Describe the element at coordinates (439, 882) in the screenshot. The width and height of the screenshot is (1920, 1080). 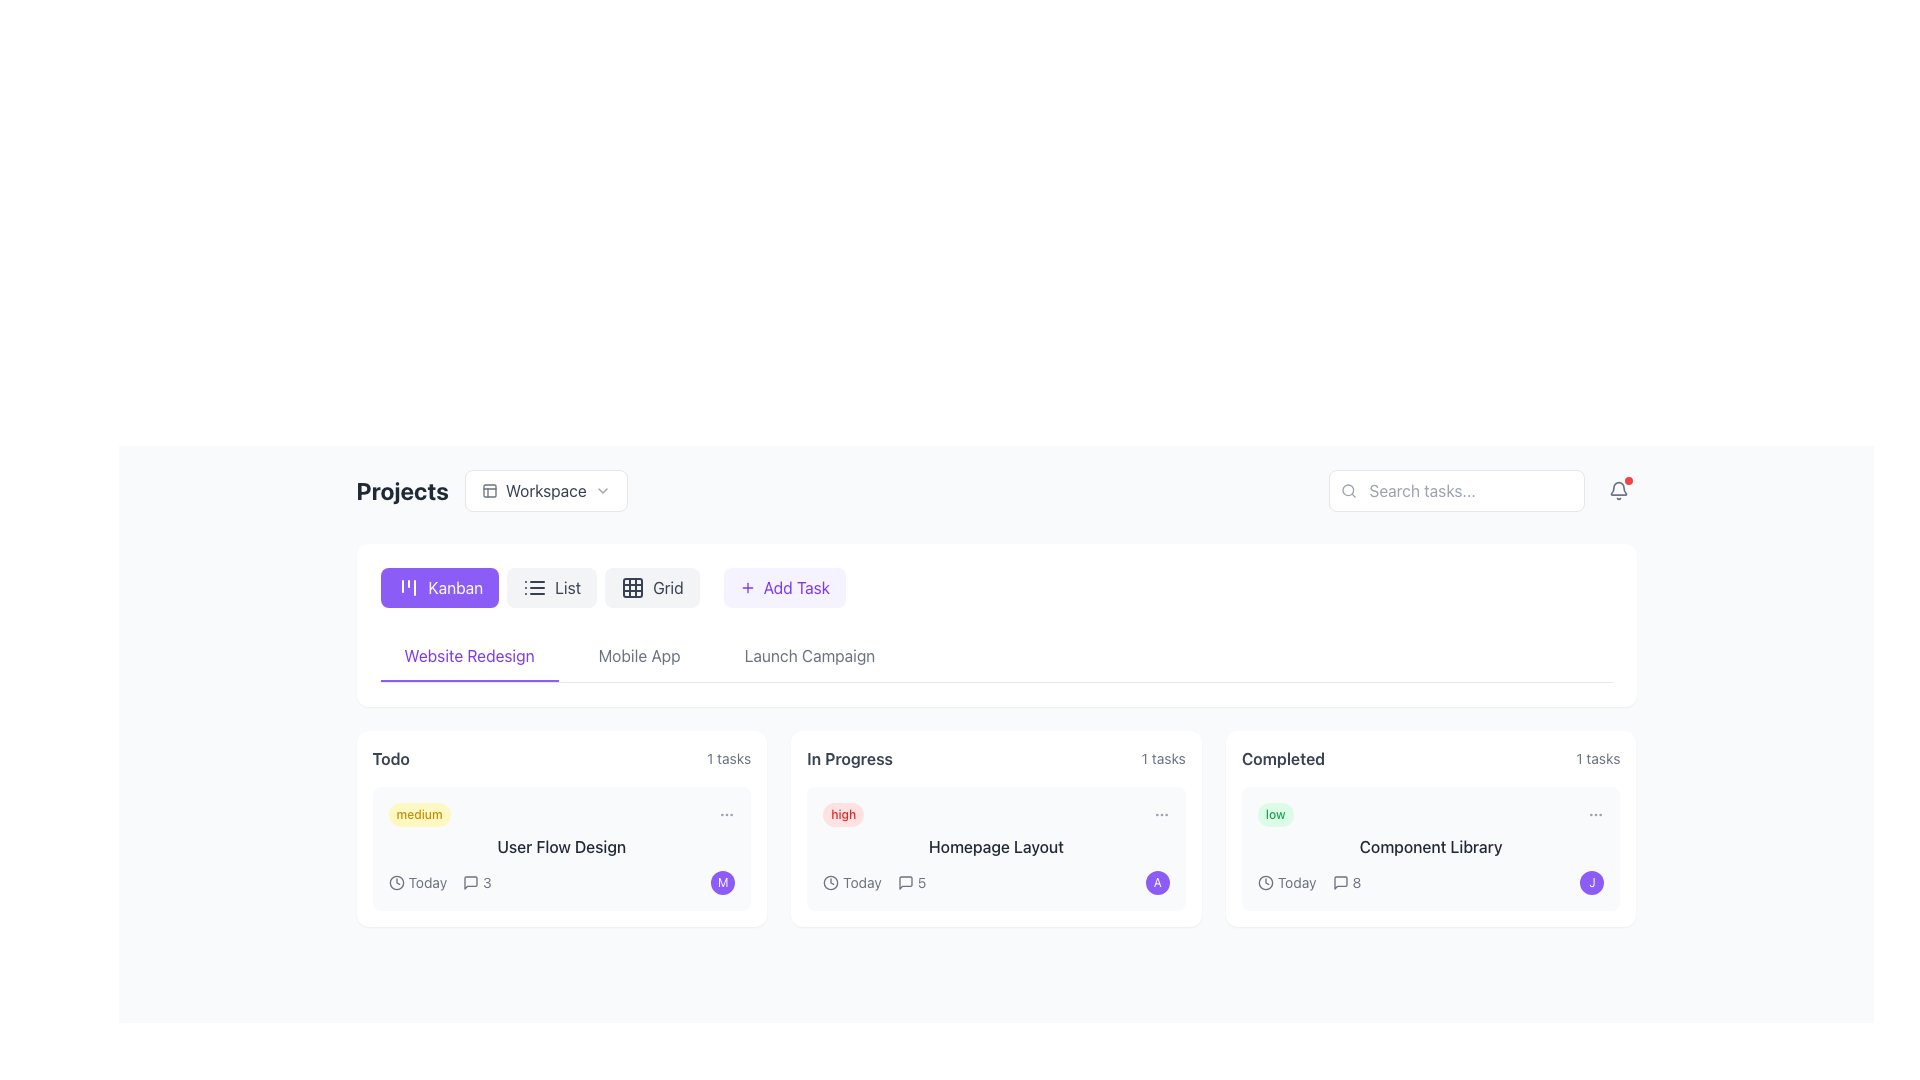
I see `the displayed information on the deadline and count in the composite layout element containing the word 'Today' and the number '3', located within the 'Todo' card as the first visible horizontal cluster` at that location.